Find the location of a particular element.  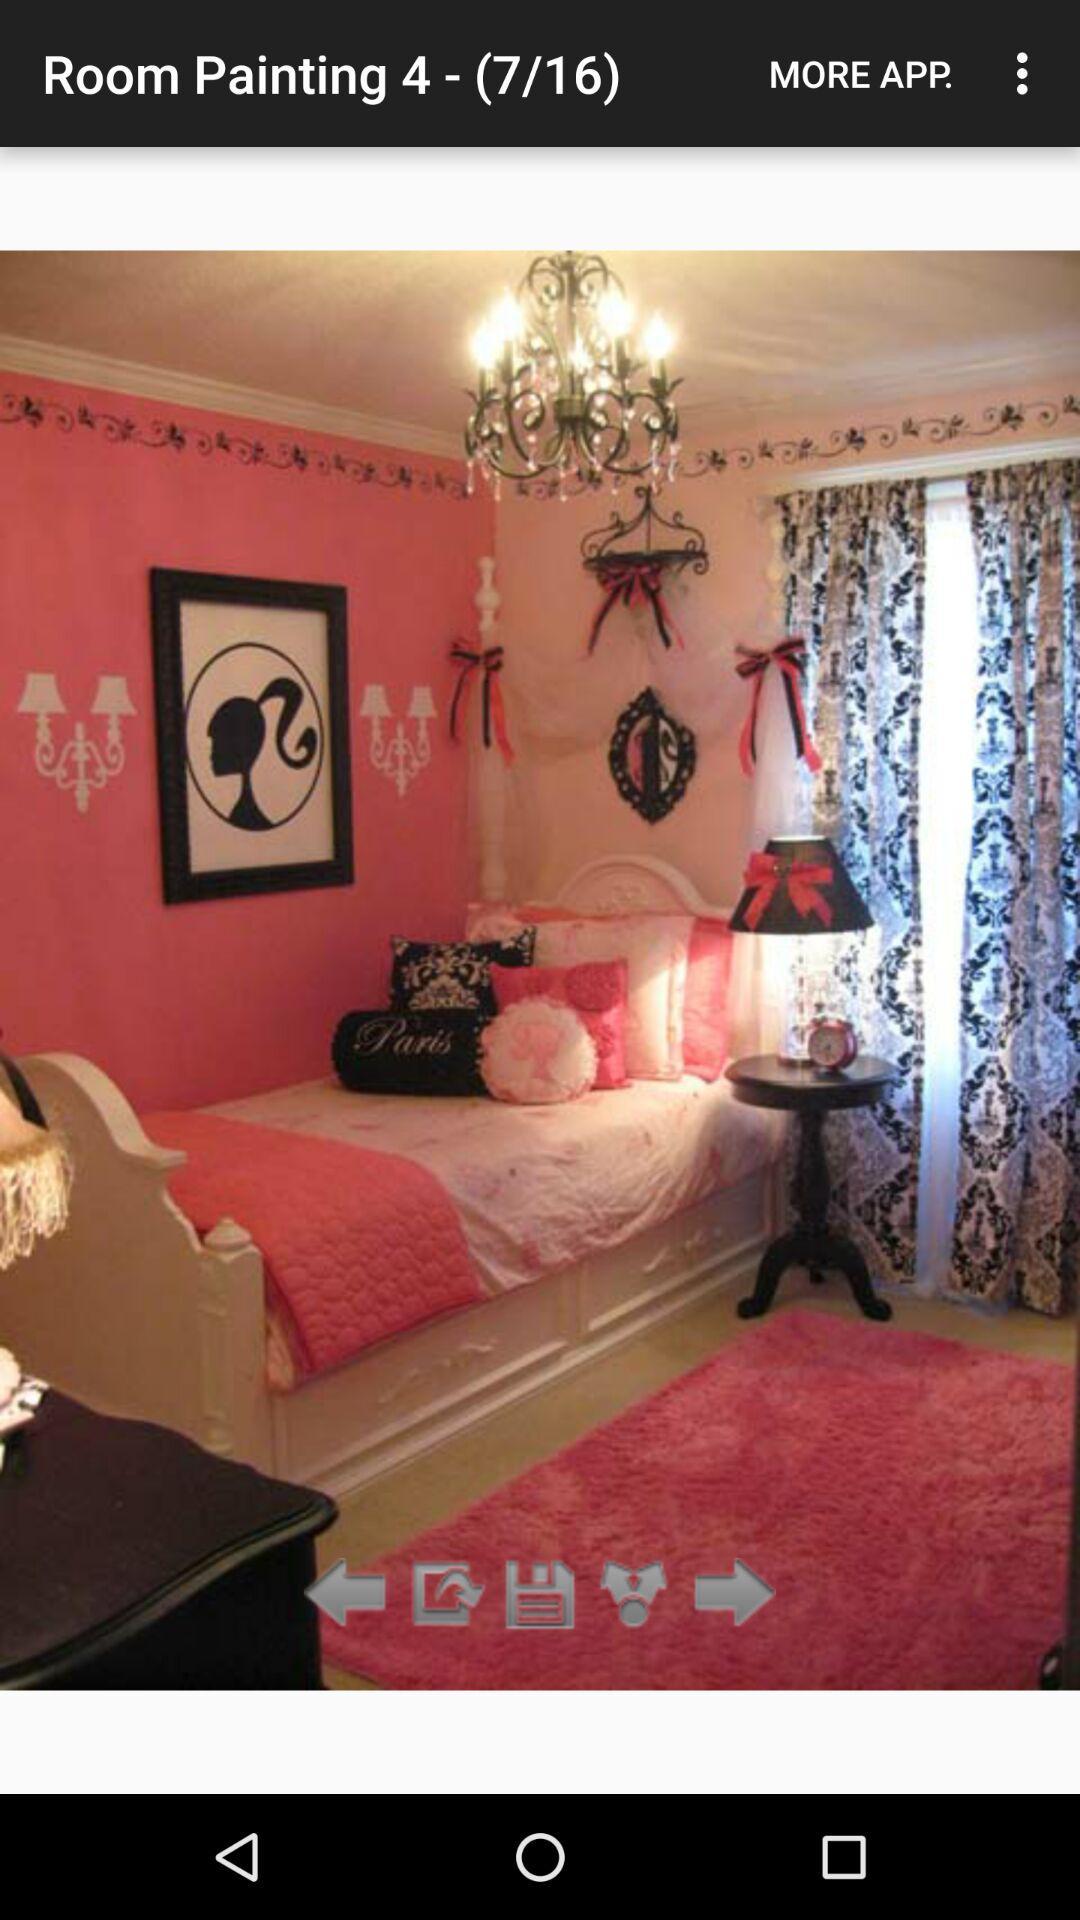

icon at the bottom right corner is located at coordinates (729, 1593).